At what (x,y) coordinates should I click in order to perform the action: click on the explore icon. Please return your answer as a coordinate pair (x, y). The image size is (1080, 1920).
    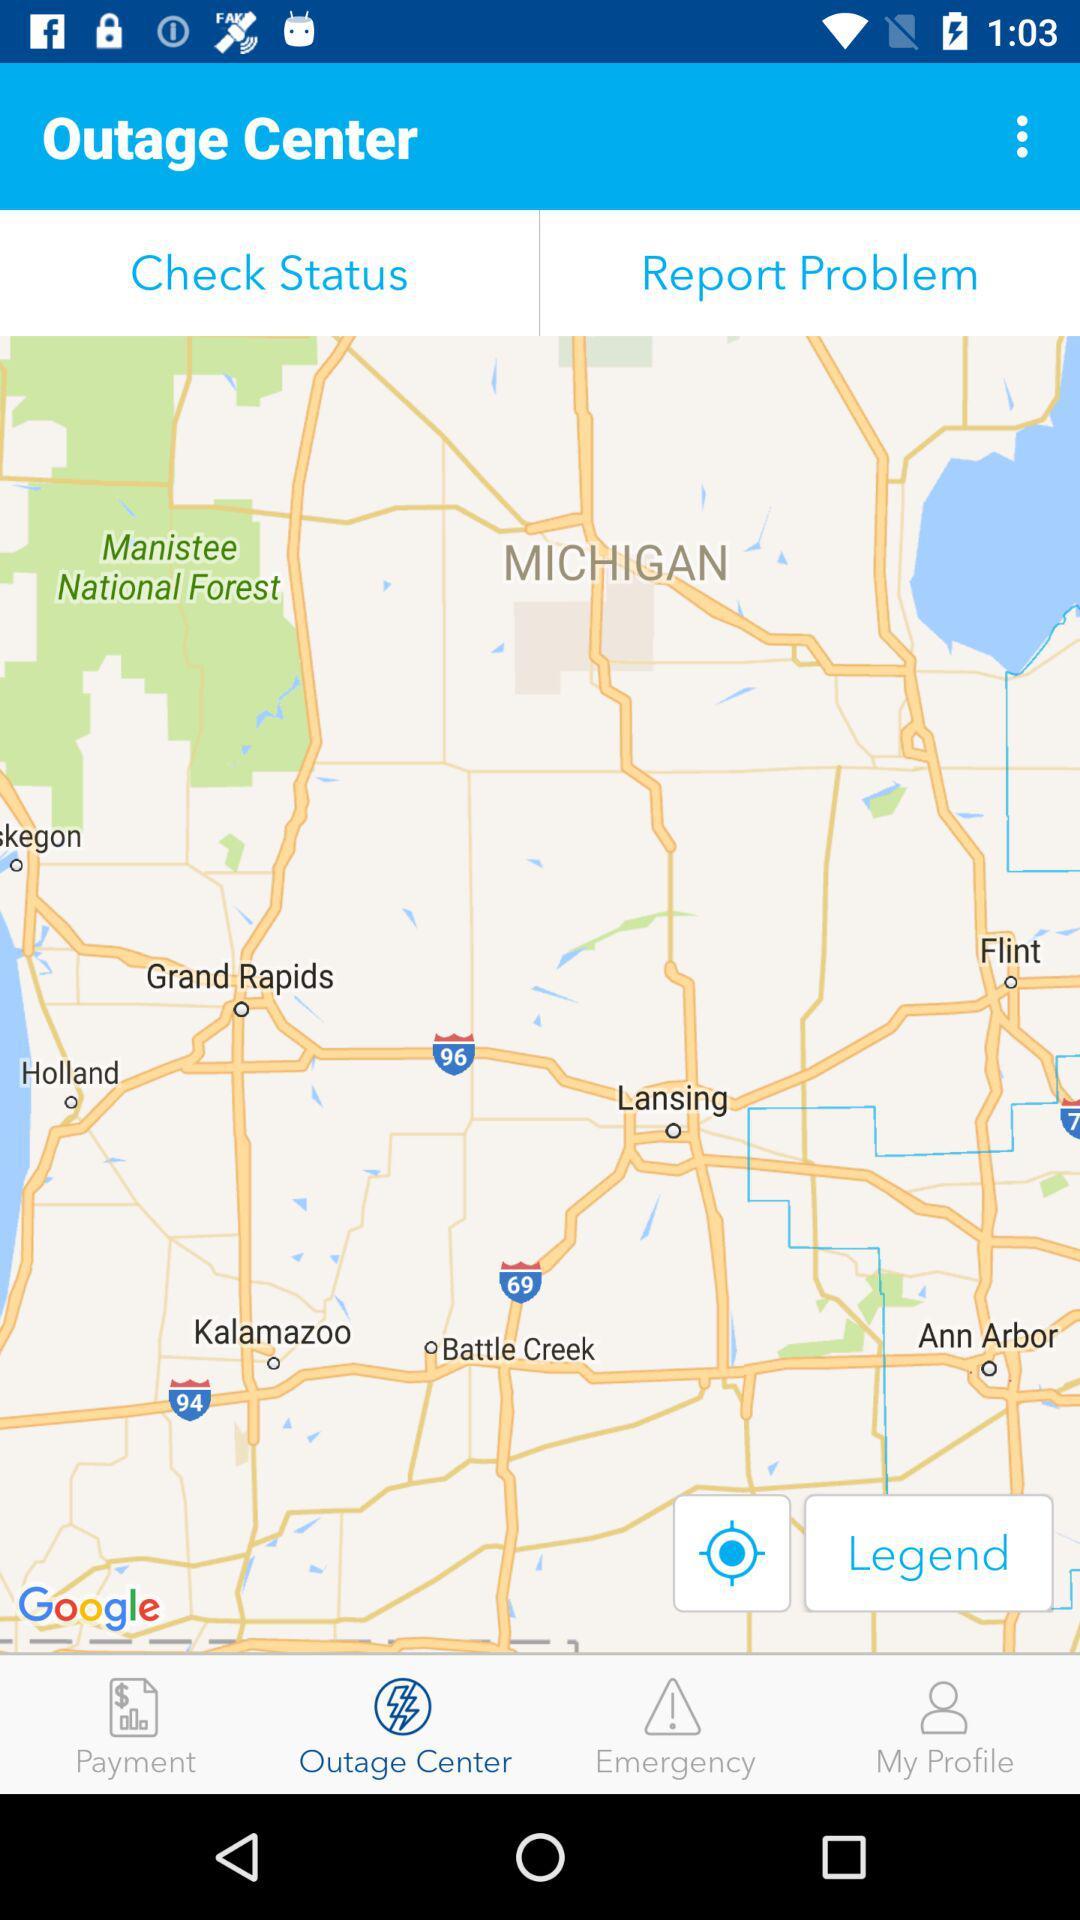
    Looking at the image, I should click on (732, 1552).